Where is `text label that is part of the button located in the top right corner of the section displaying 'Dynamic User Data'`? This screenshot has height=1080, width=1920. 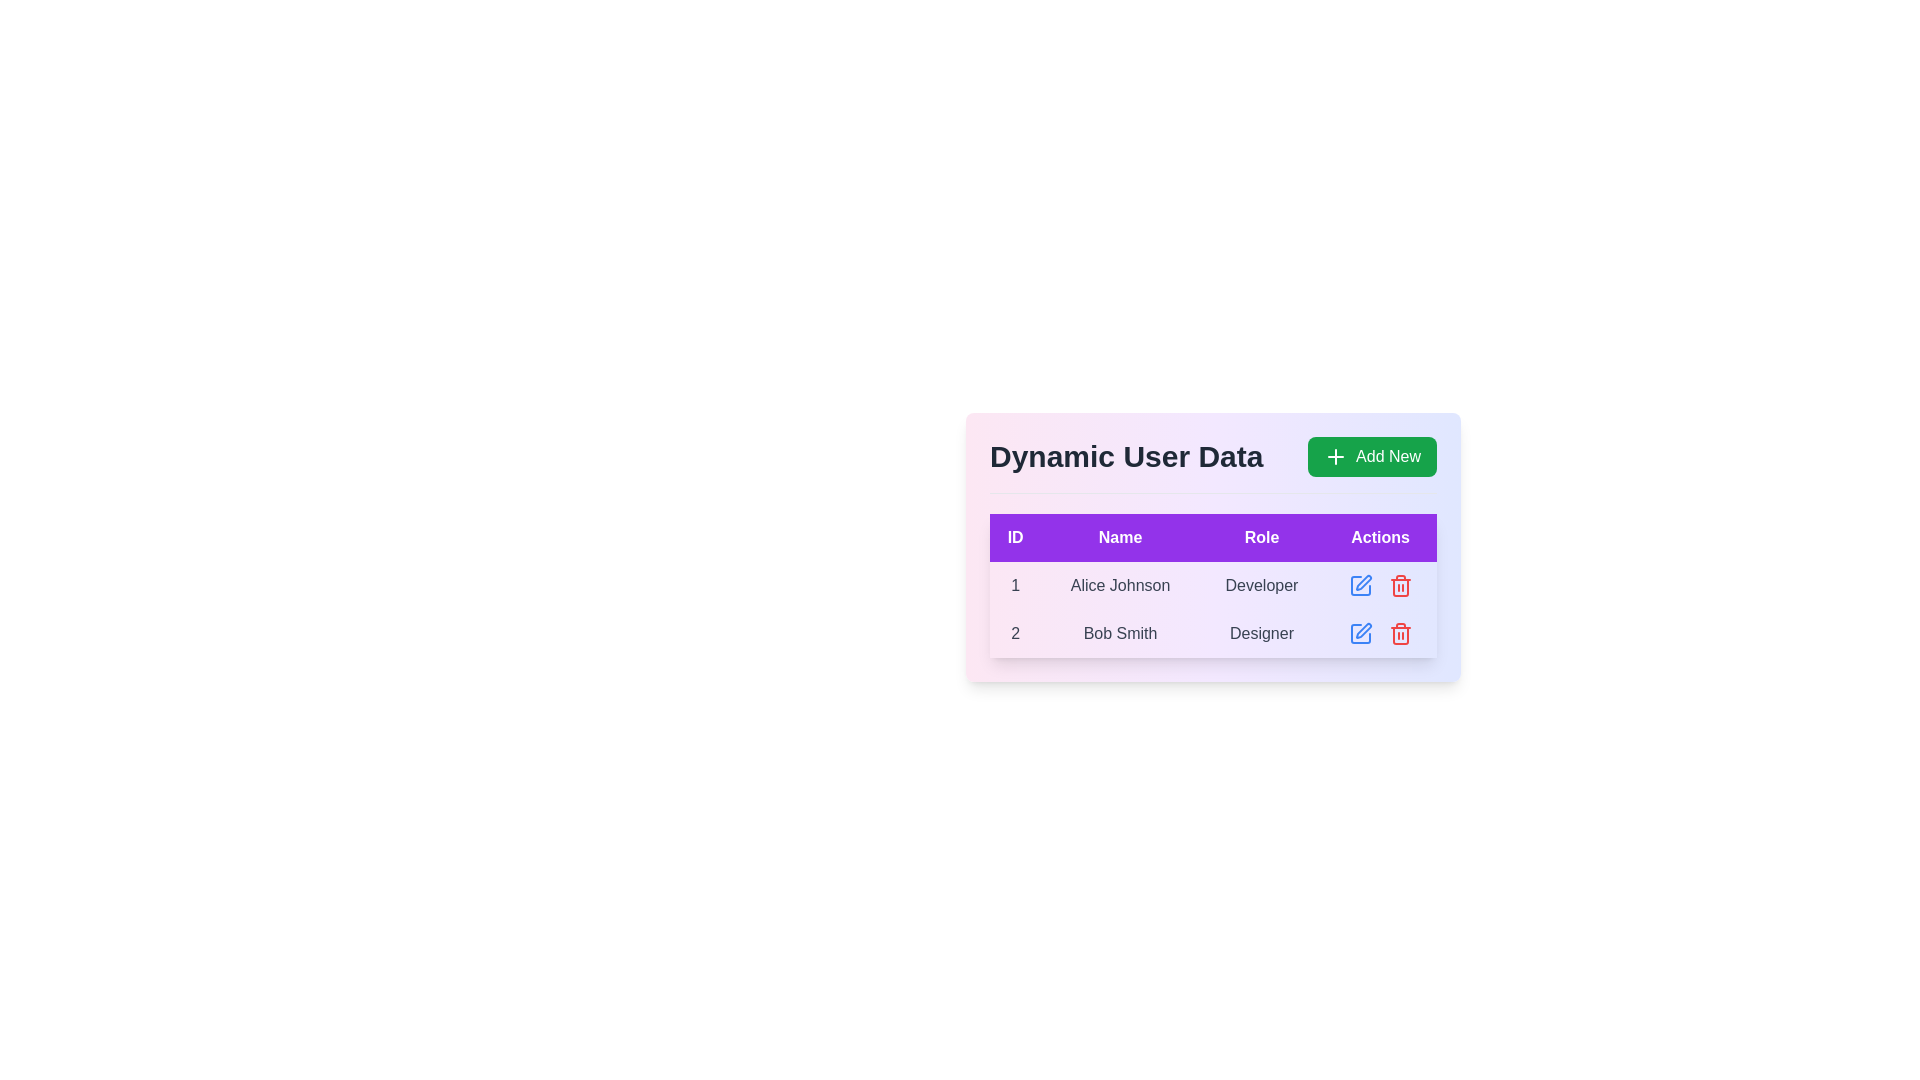
text label that is part of the button located in the top right corner of the section displaying 'Dynamic User Data' is located at coordinates (1387, 456).